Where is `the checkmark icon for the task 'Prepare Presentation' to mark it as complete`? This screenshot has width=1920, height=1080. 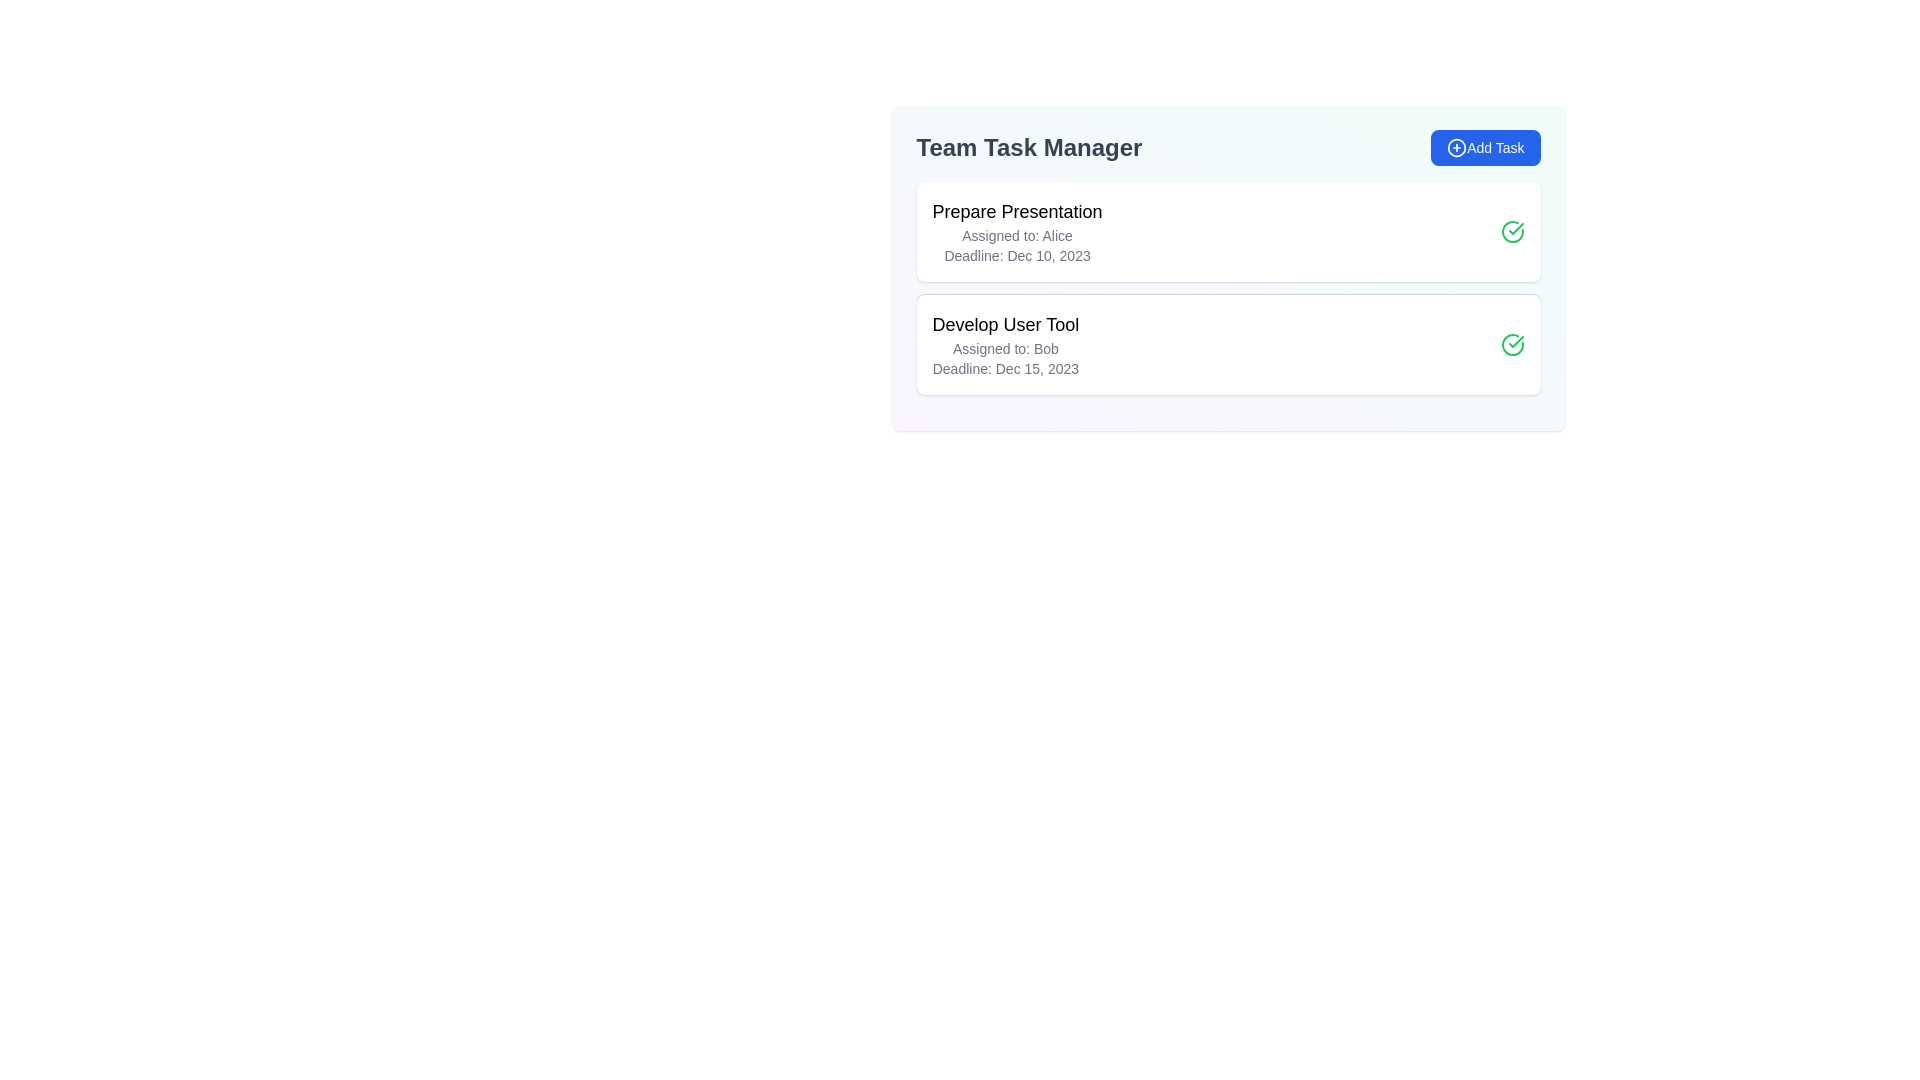 the checkmark icon for the task 'Prepare Presentation' to mark it as complete is located at coordinates (1512, 230).